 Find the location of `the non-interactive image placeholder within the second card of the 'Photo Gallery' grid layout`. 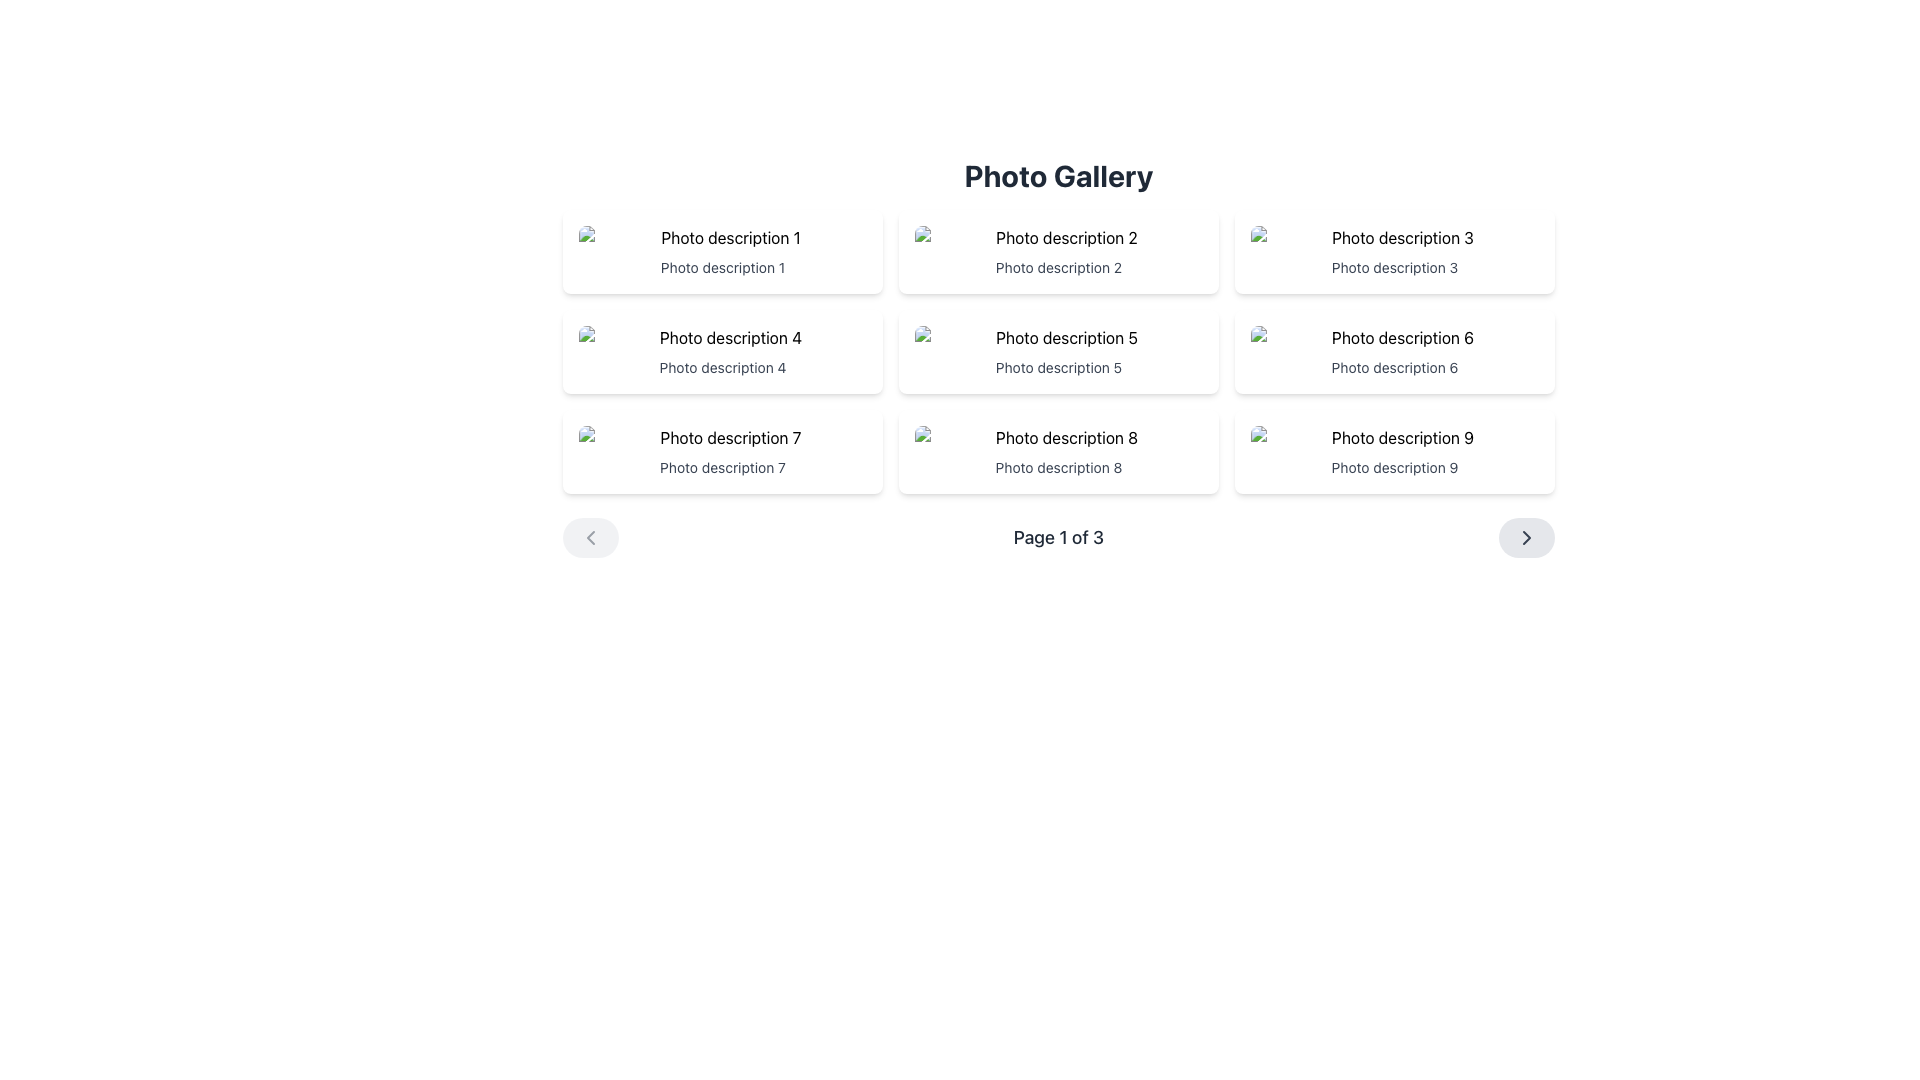

the non-interactive image placeholder within the second card of the 'Photo Gallery' grid layout is located at coordinates (1058, 237).